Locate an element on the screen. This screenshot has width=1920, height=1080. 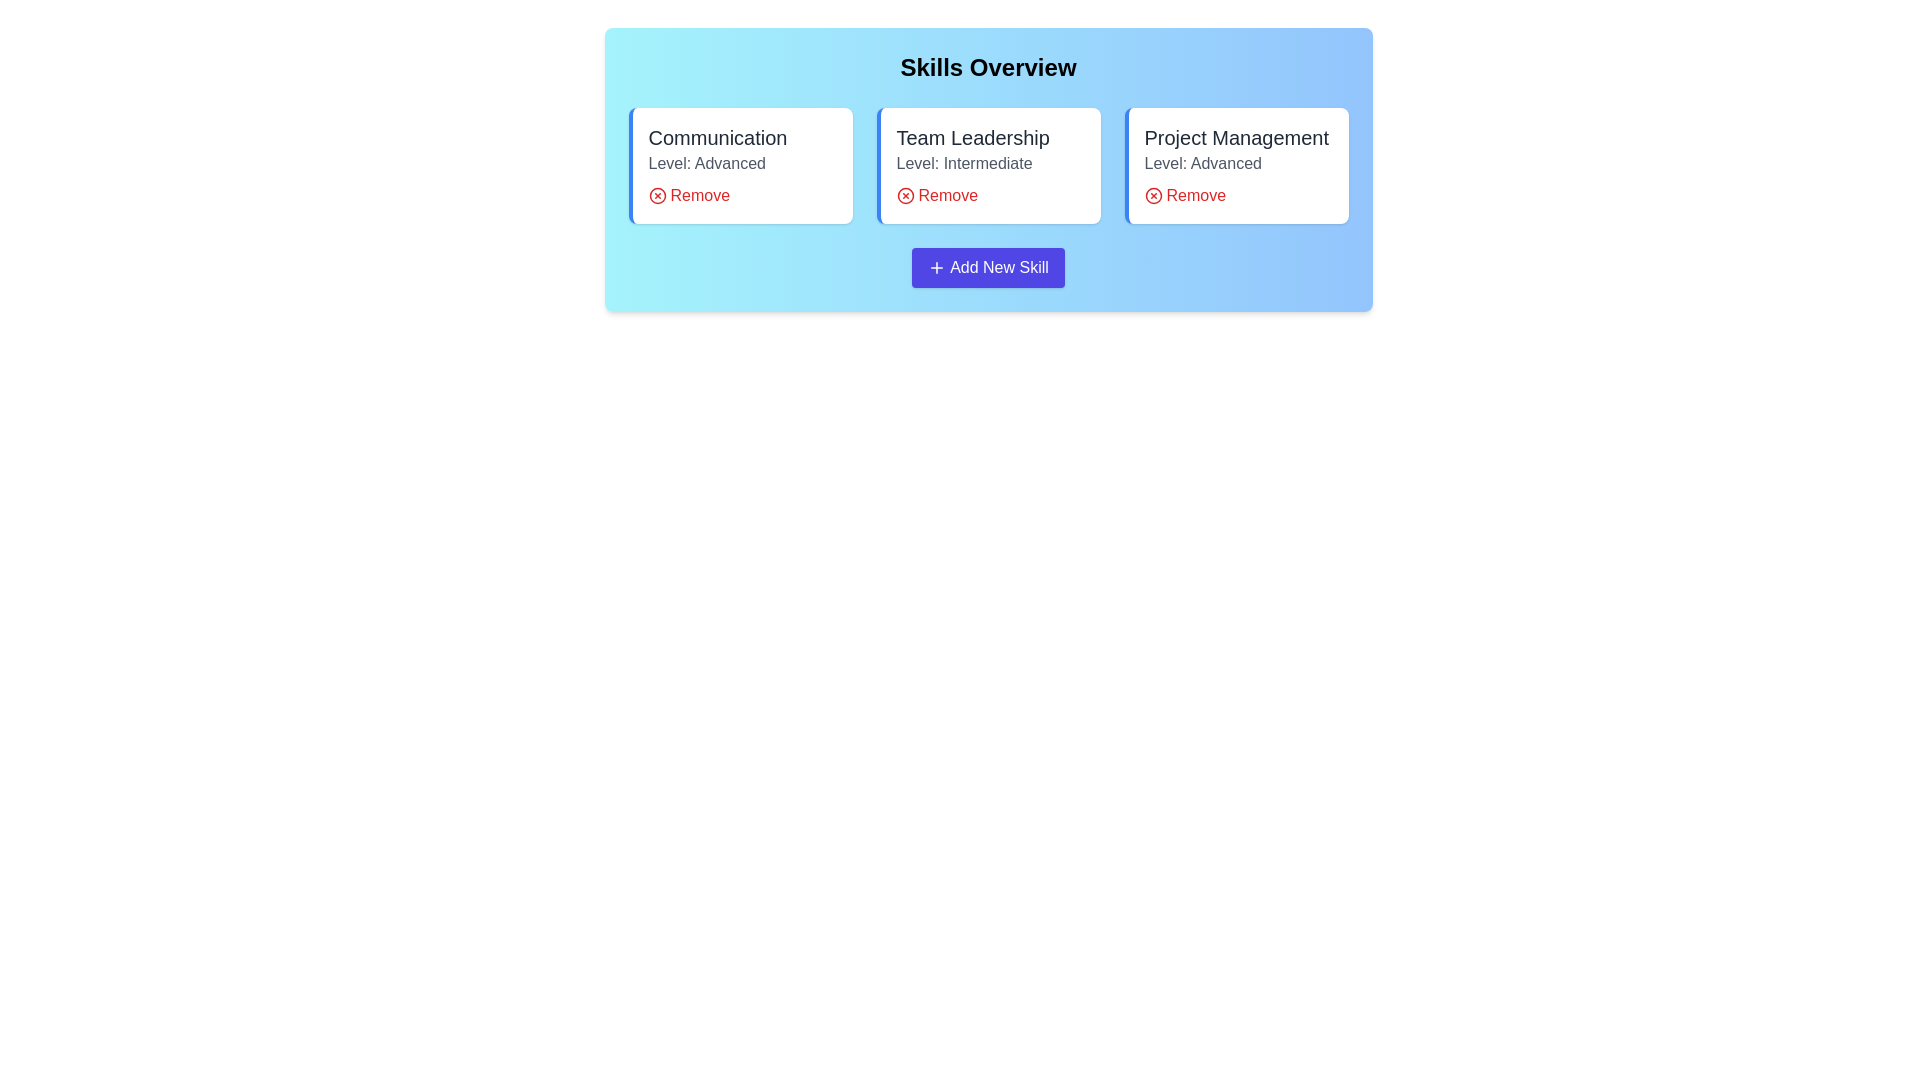
'Remove' button for the skill Communication is located at coordinates (689, 196).